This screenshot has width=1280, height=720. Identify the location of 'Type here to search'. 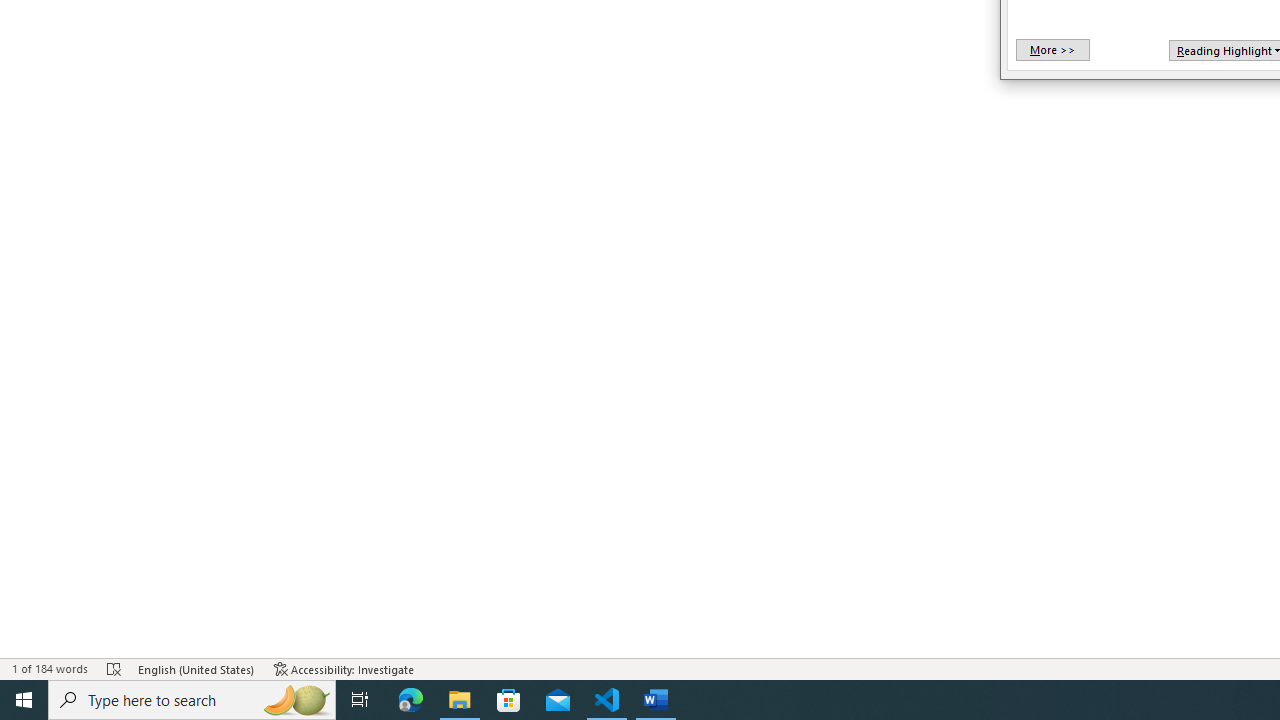
(192, 698).